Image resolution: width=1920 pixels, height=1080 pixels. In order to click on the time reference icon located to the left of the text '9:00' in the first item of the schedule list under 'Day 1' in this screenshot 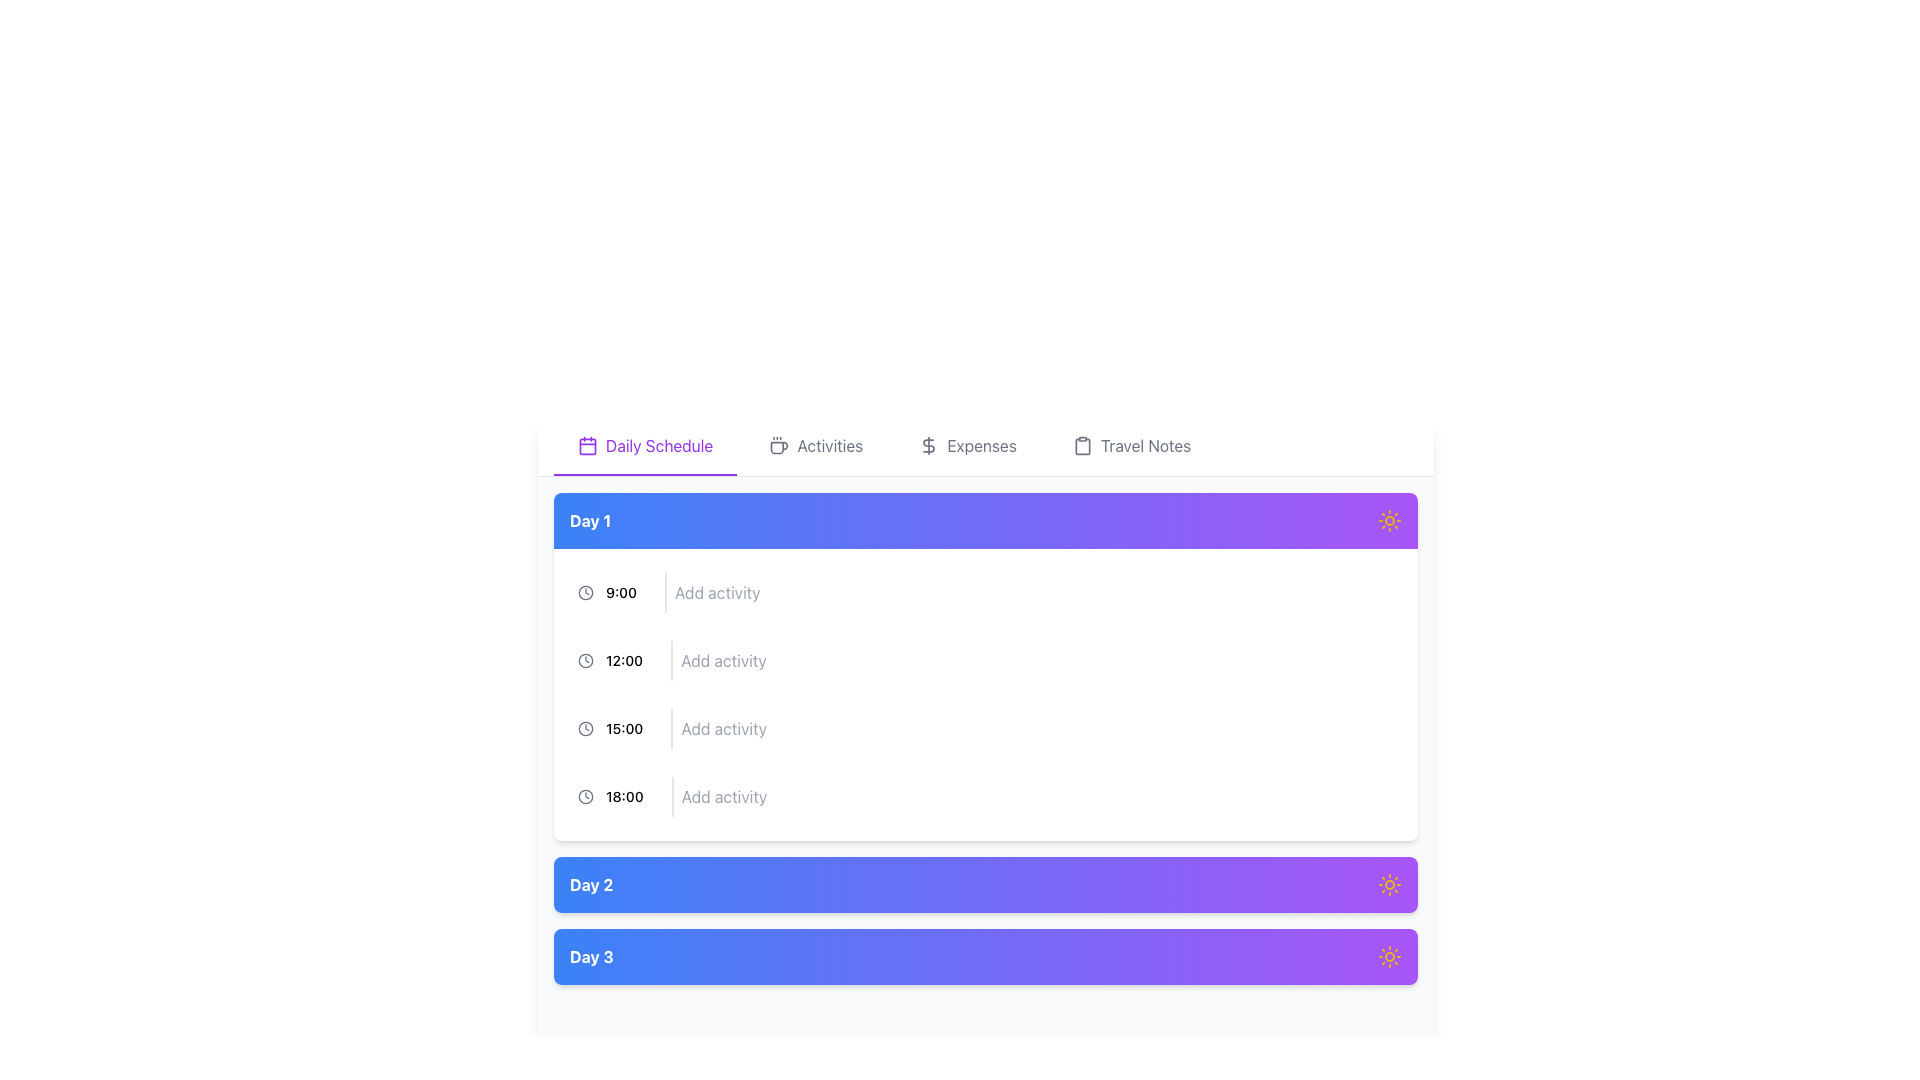, I will do `click(584, 592)`.